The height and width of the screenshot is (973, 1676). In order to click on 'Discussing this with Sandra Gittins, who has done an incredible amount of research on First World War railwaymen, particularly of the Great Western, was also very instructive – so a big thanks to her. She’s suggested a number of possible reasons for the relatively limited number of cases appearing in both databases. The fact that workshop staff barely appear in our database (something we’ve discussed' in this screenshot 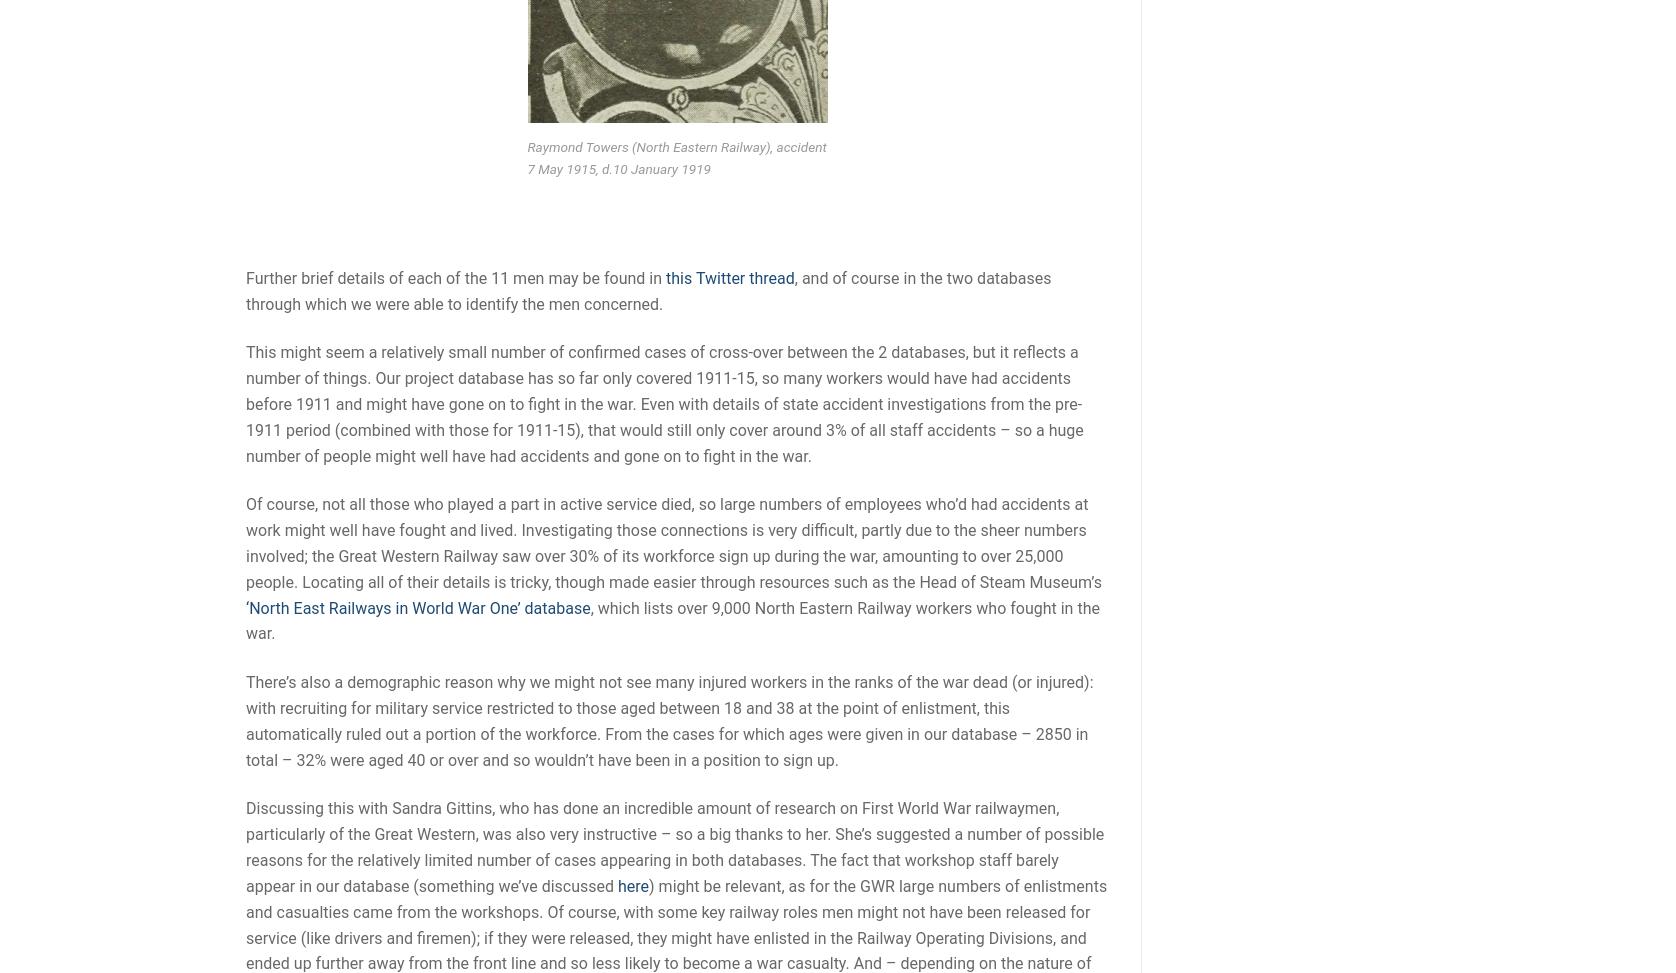, I will do `click(673, 846)`.